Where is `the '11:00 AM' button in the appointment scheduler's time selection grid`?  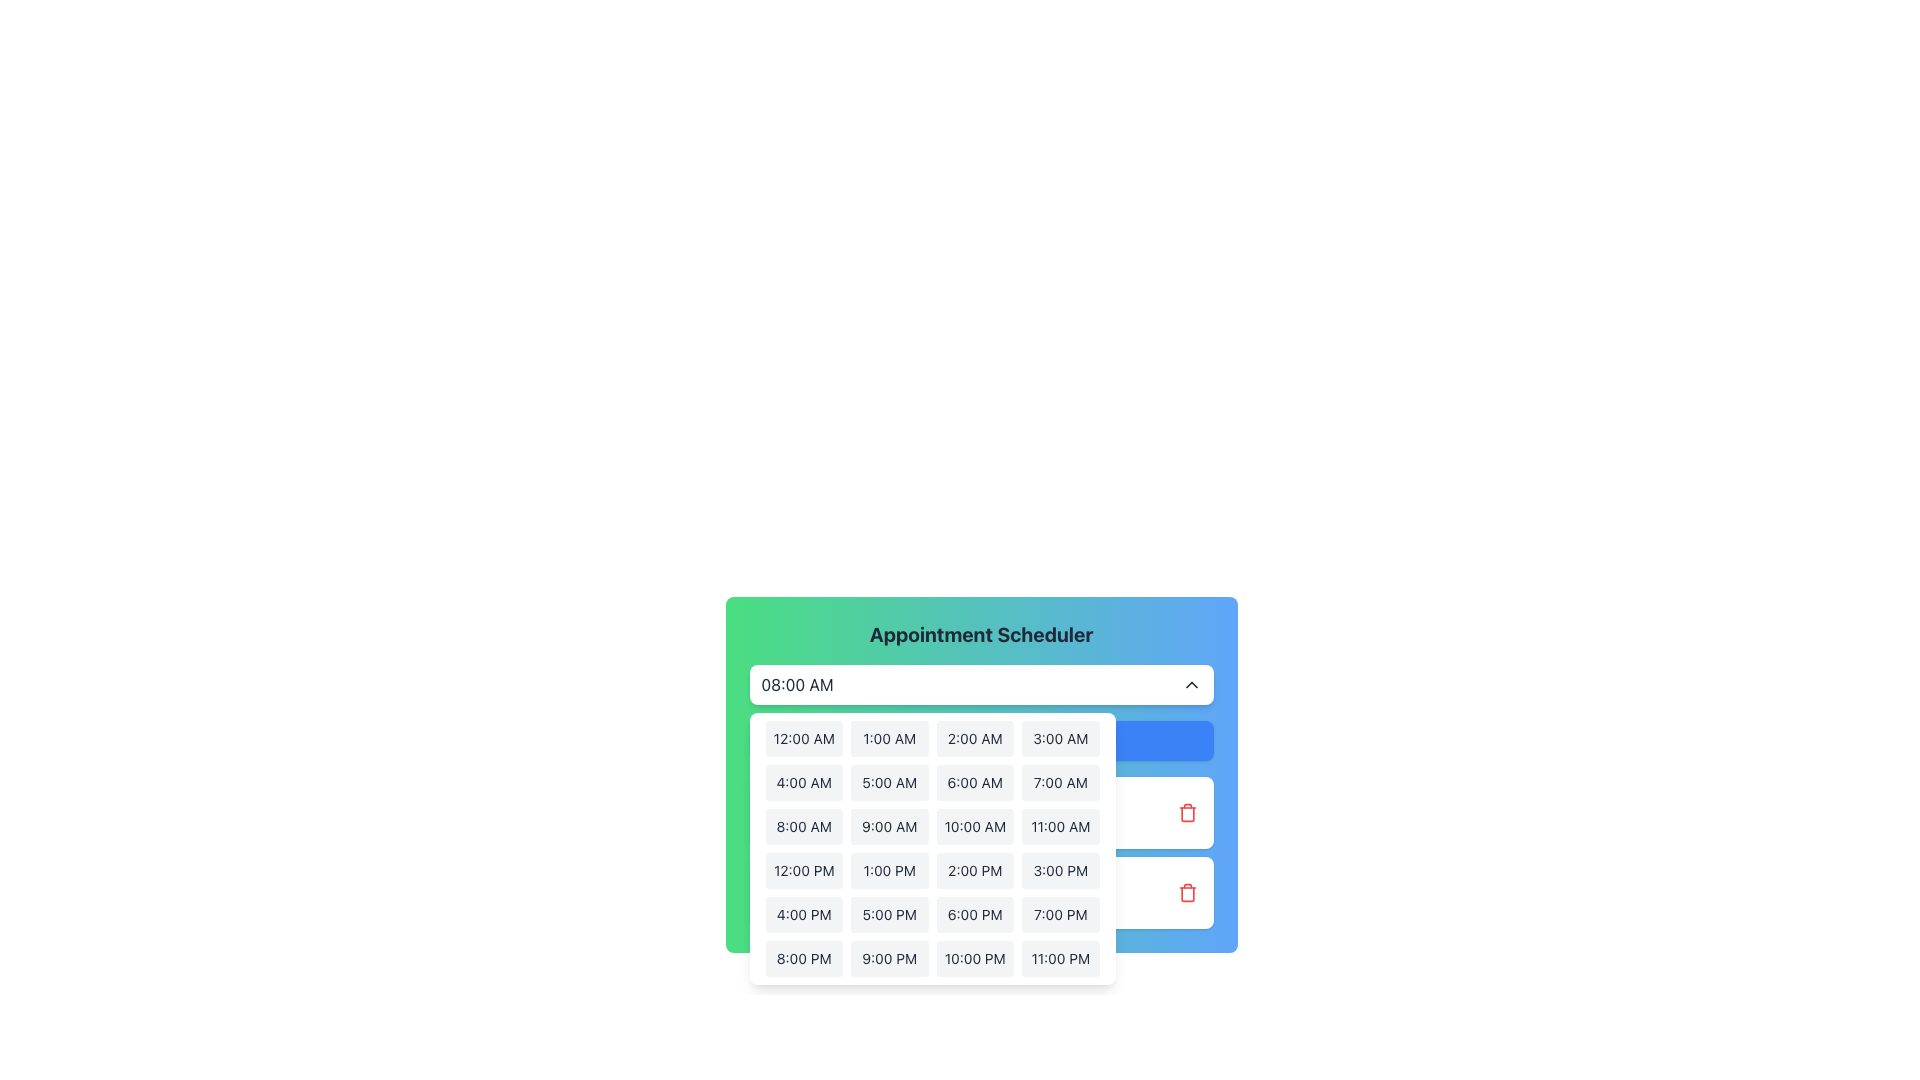 the '11:00 AM' button in the appointment scheduler's time selection grid is located at coordinates (1059, 826).